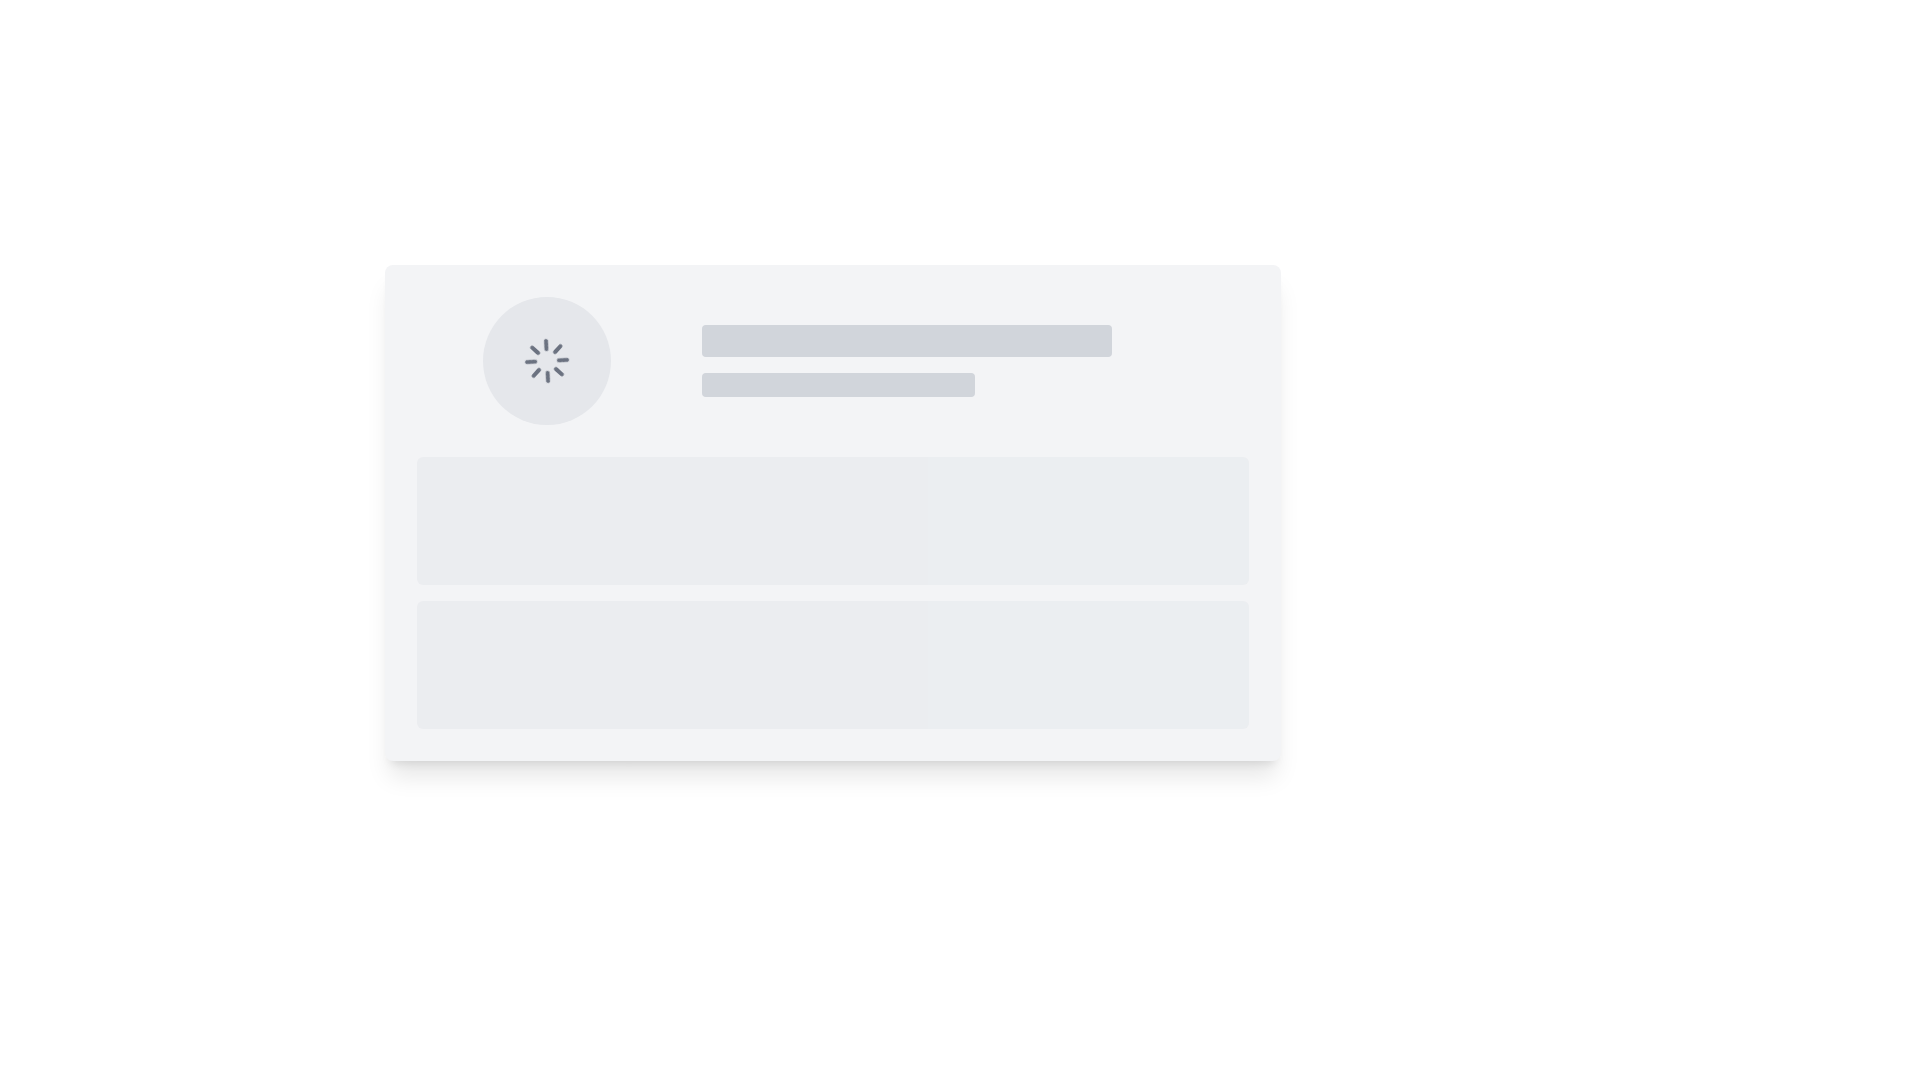 This screenshot has height=1080, width=1920. What do you see at coordinates (547, 361) in the screenshot?
I see `the circular spinner loader with gray strokes positioned in the leftmost column of the grid layout` at bounding box center [547, 361].